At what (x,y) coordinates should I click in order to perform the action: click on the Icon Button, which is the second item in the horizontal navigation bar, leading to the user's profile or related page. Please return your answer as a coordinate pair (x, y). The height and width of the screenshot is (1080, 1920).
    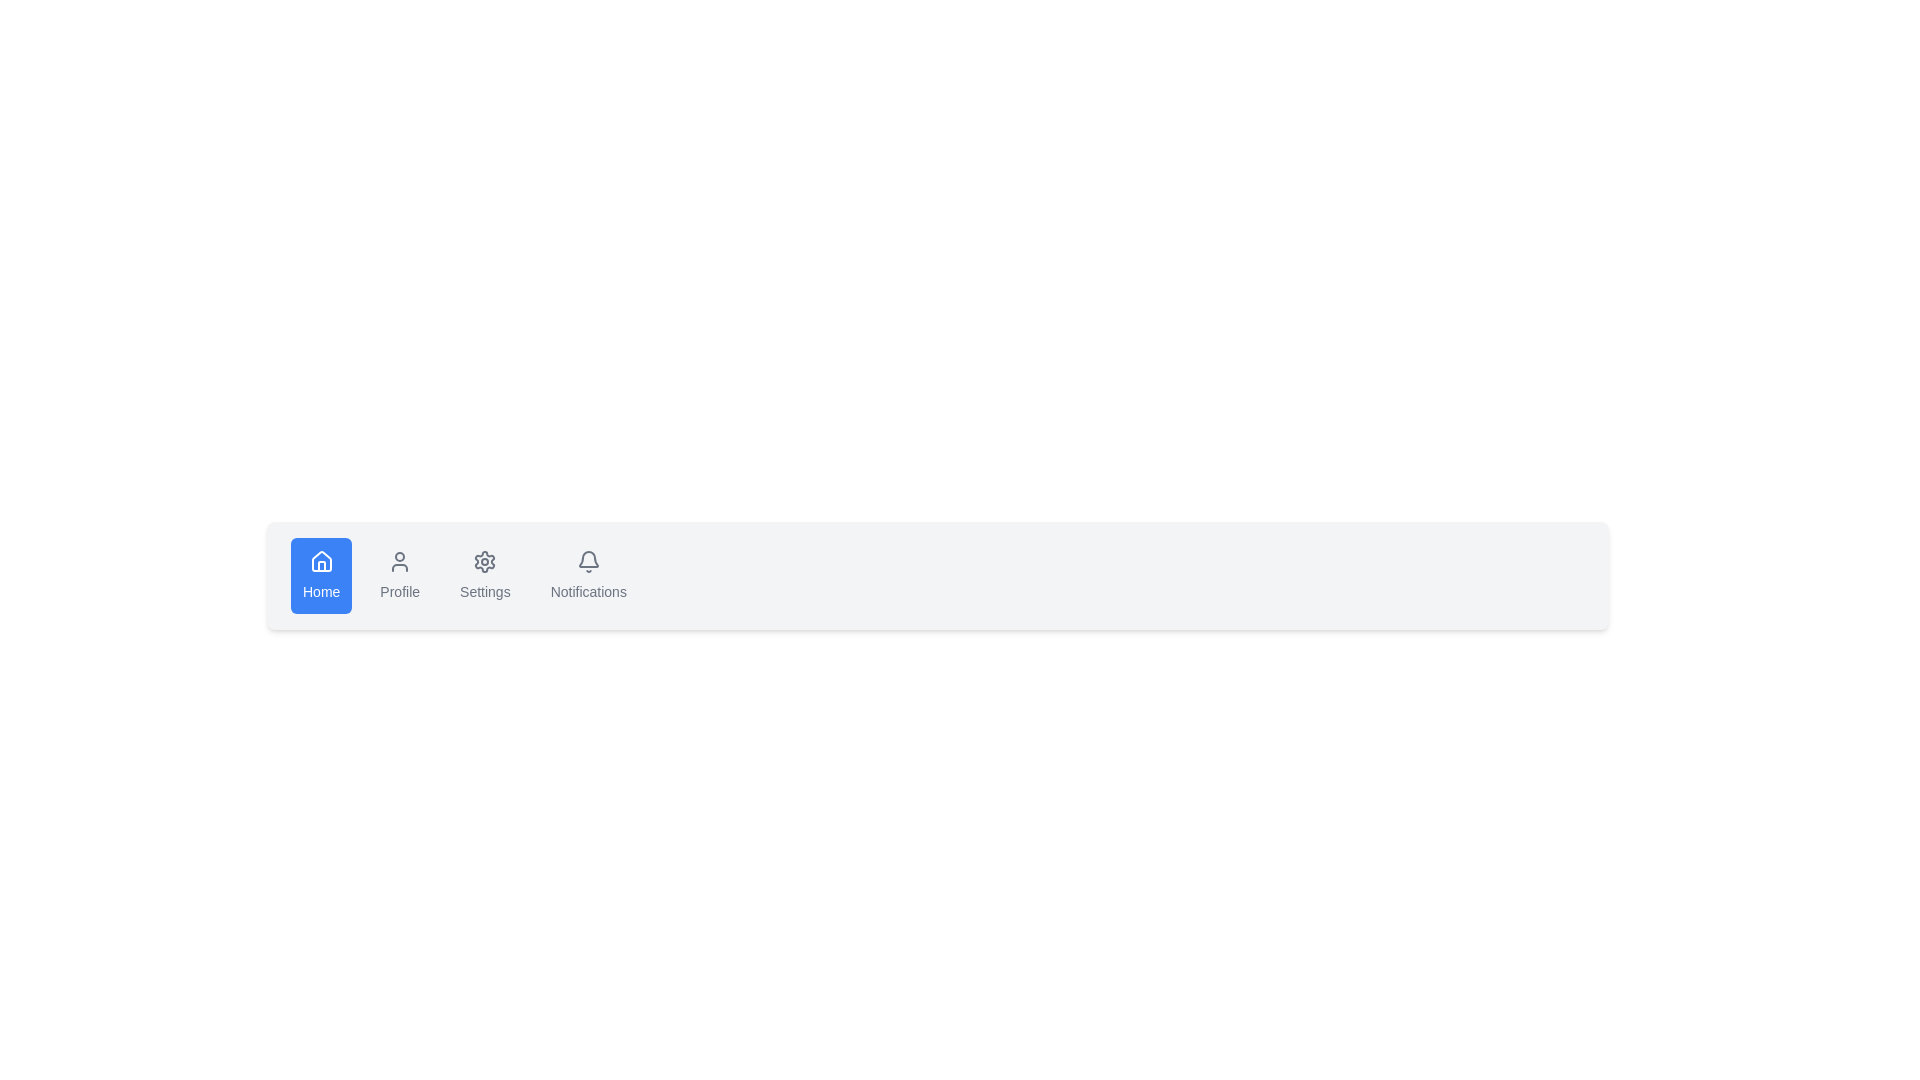
    Looking at the image, I should click on (400, 562).